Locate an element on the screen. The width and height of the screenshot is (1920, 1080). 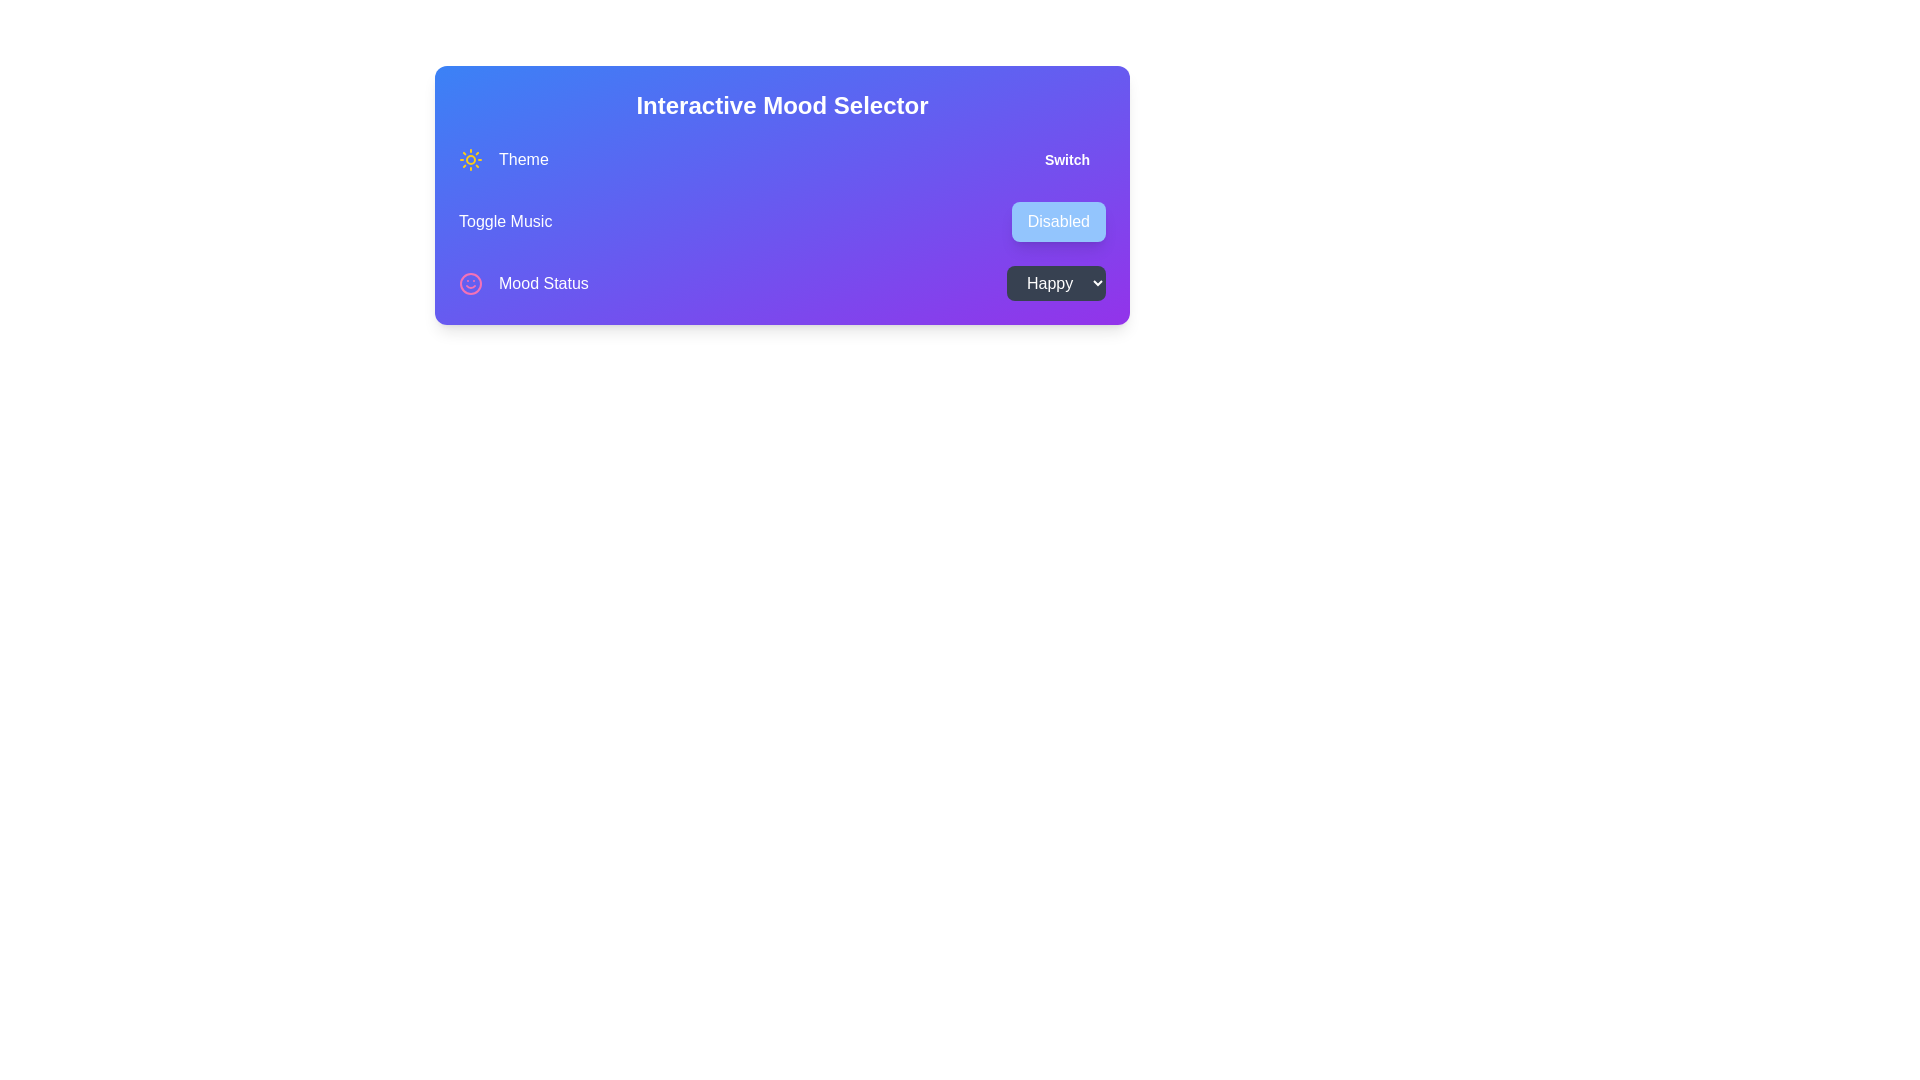
the 'Theme' label text, which is displayed in medium-weight font and positioned to the right of a sun icon within the 'Interactive Mood Selector' card is located at coordinates (523, 158).